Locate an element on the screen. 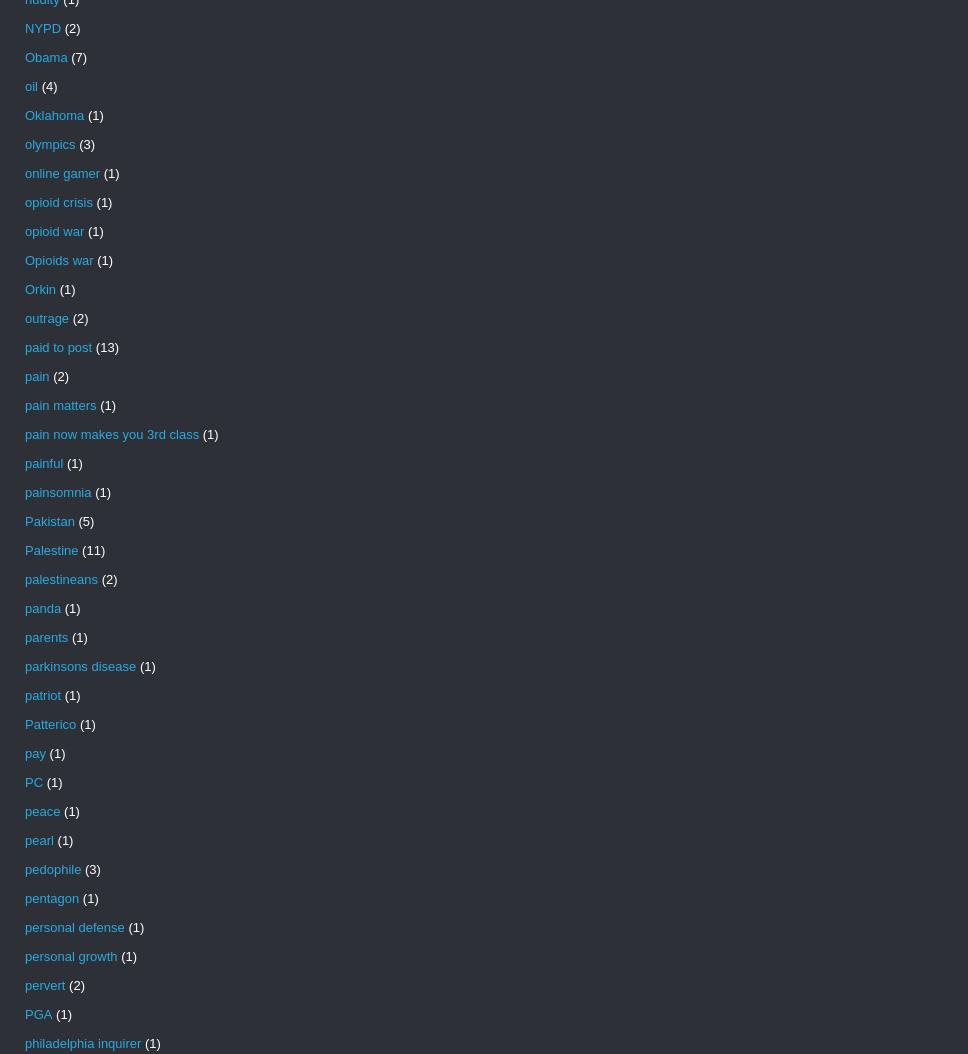 The height and width of the screenshot is (1054, 968). 'parents' is located at coordinates (45, 637).